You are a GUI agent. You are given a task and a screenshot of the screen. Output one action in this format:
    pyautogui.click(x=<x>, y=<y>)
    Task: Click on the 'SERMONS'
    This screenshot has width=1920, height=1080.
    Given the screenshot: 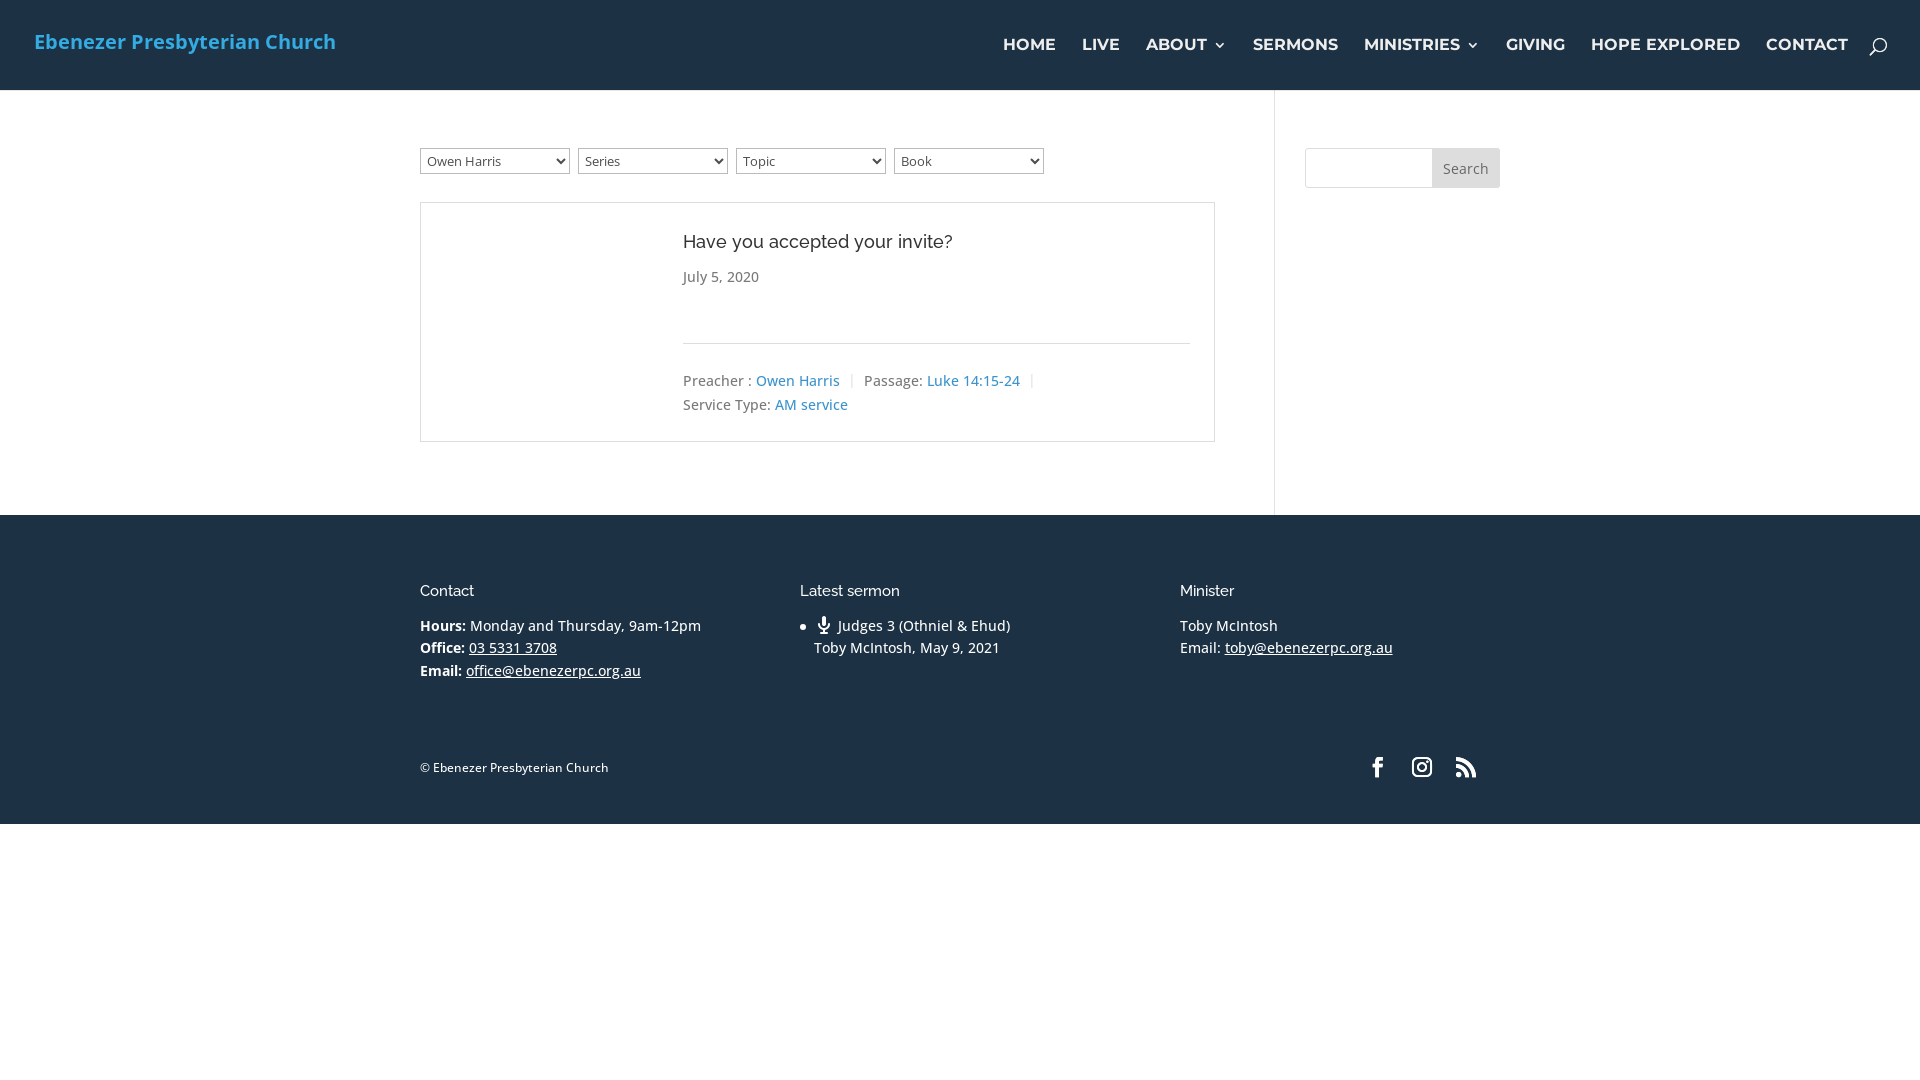 What is the action you would take?
    pyautogui.click(x=1295, y=63)
    